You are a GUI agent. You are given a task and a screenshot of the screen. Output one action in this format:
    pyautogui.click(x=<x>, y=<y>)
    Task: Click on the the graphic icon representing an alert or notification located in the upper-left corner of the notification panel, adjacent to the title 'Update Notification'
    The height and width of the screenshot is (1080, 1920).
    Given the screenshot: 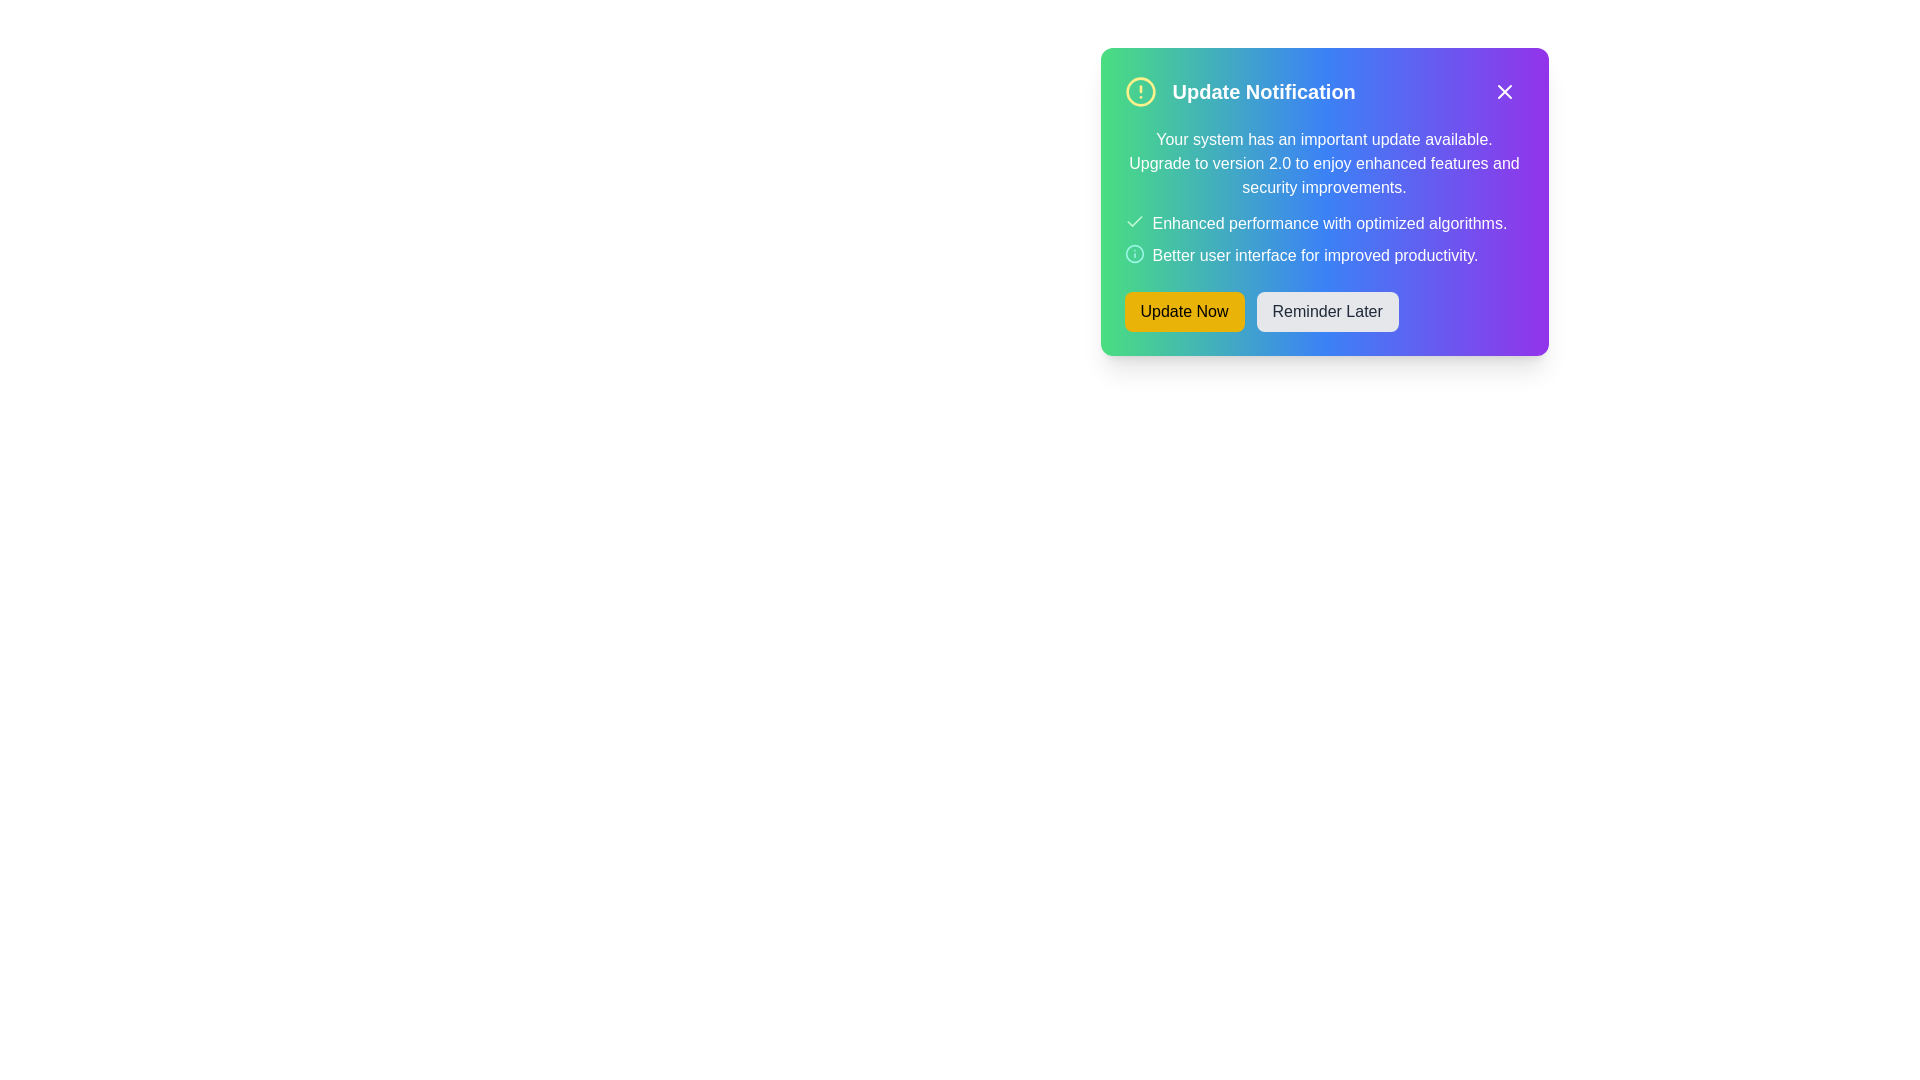 What is the action you would take?
    pyautogui.click(x=1140, y=92)
    